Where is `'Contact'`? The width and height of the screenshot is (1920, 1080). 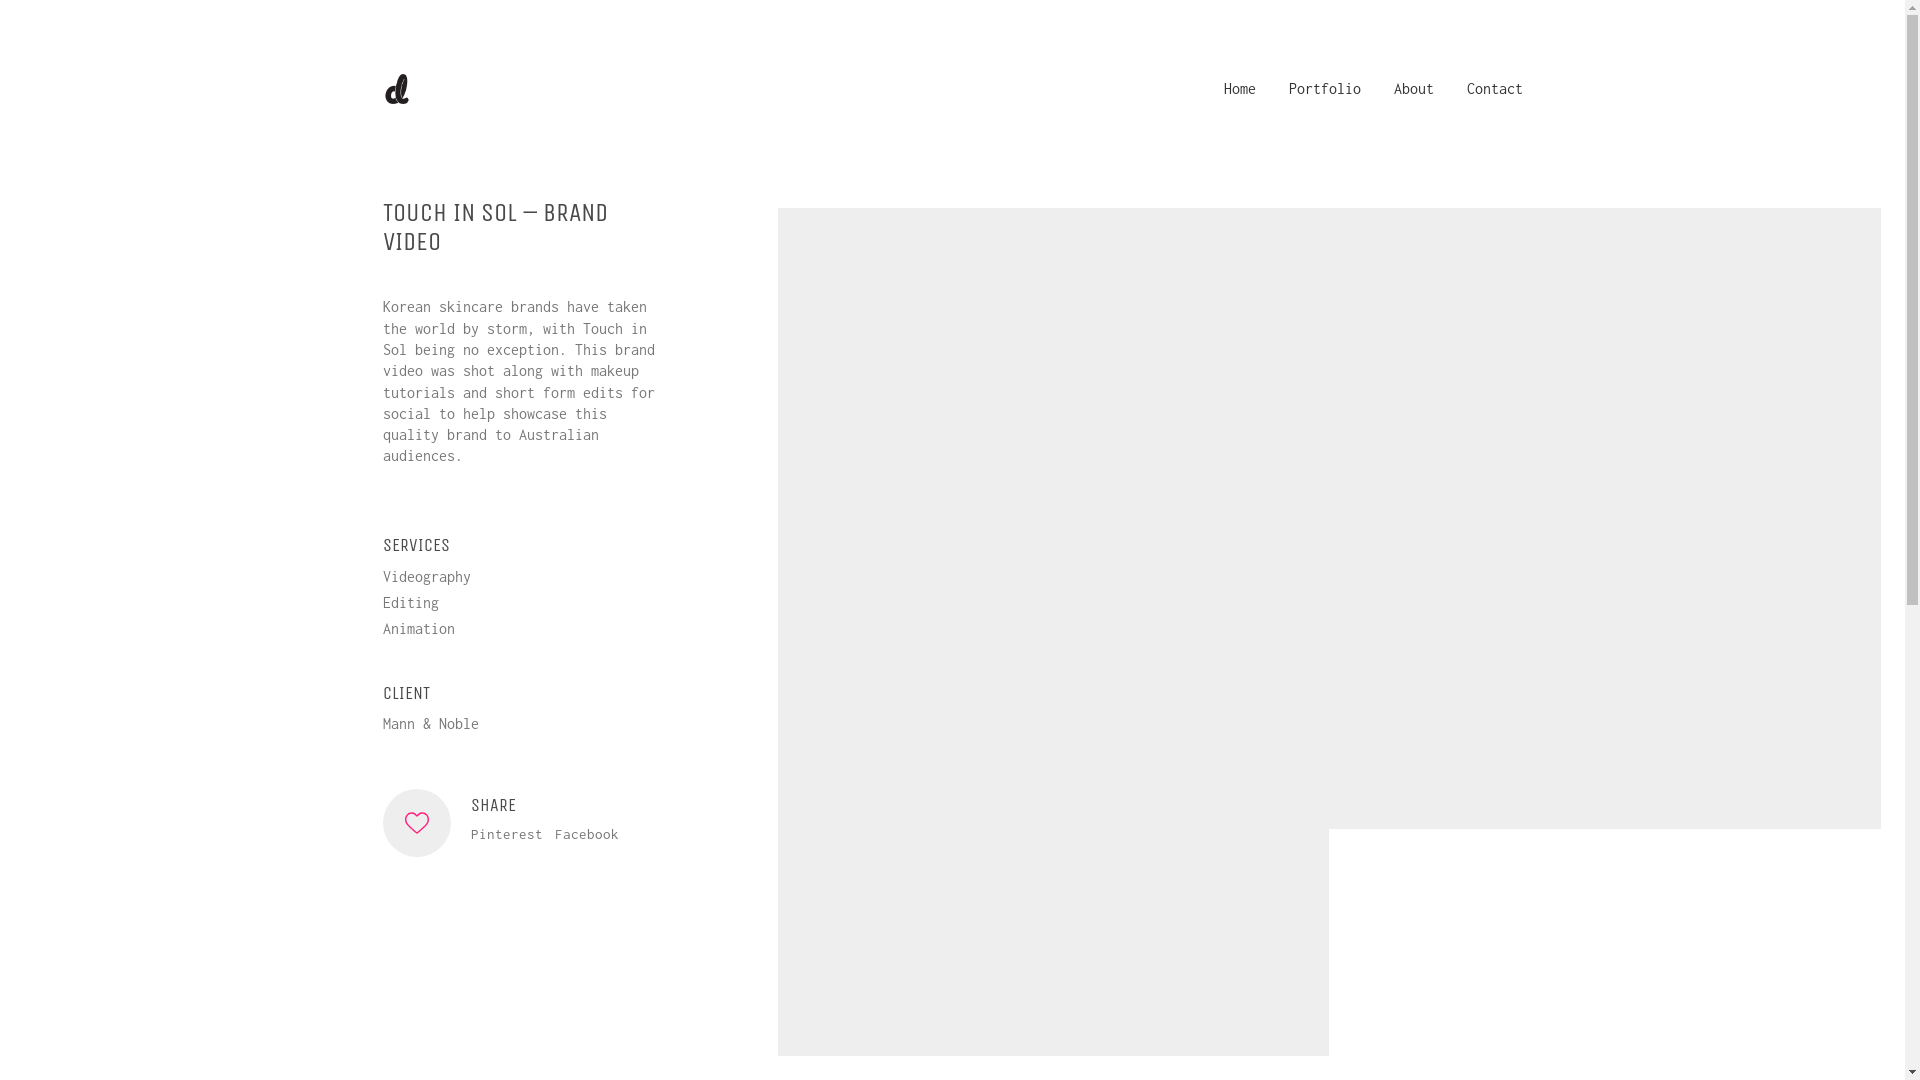 'Contact' is located at coordinates (1493, 87).